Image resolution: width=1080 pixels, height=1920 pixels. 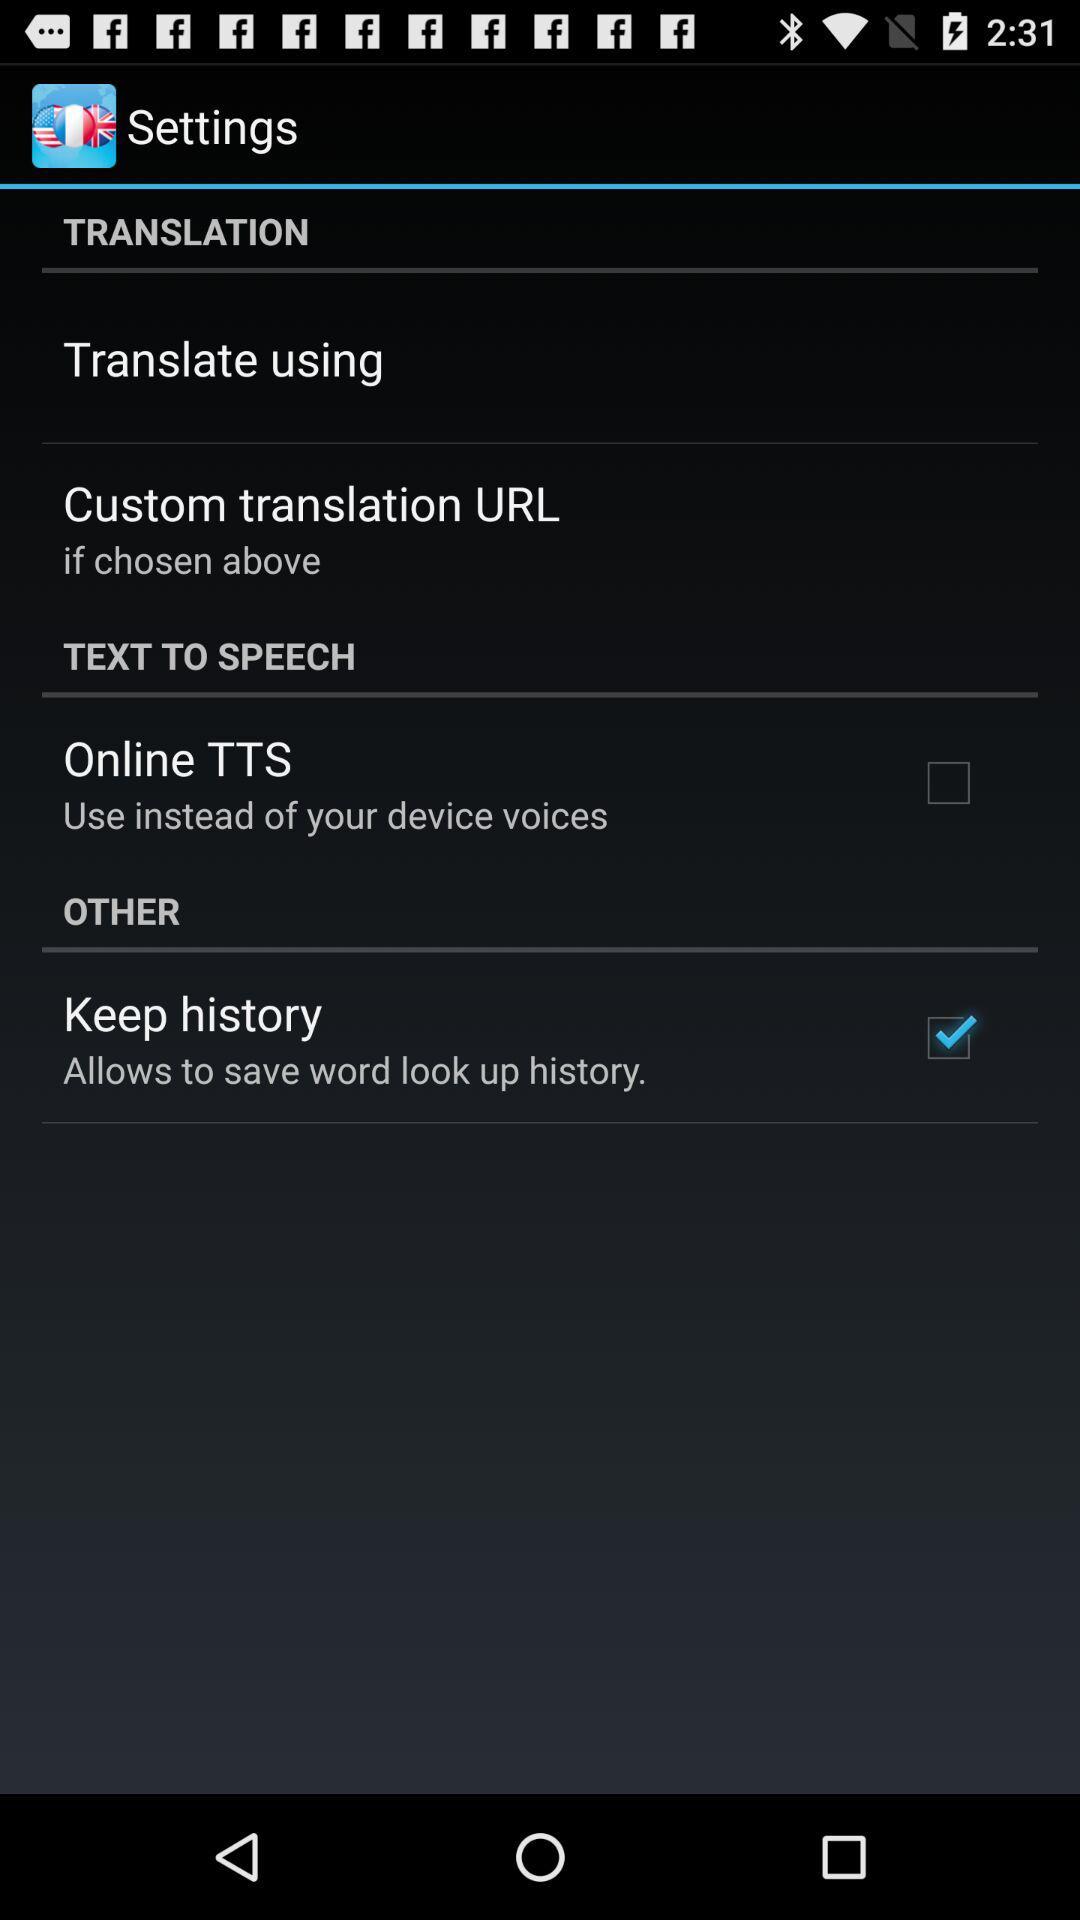 What do you see at coordinates (540, 655) in the screenshot?
I see `the icon above the online tts` at bounding box center [540, 655].